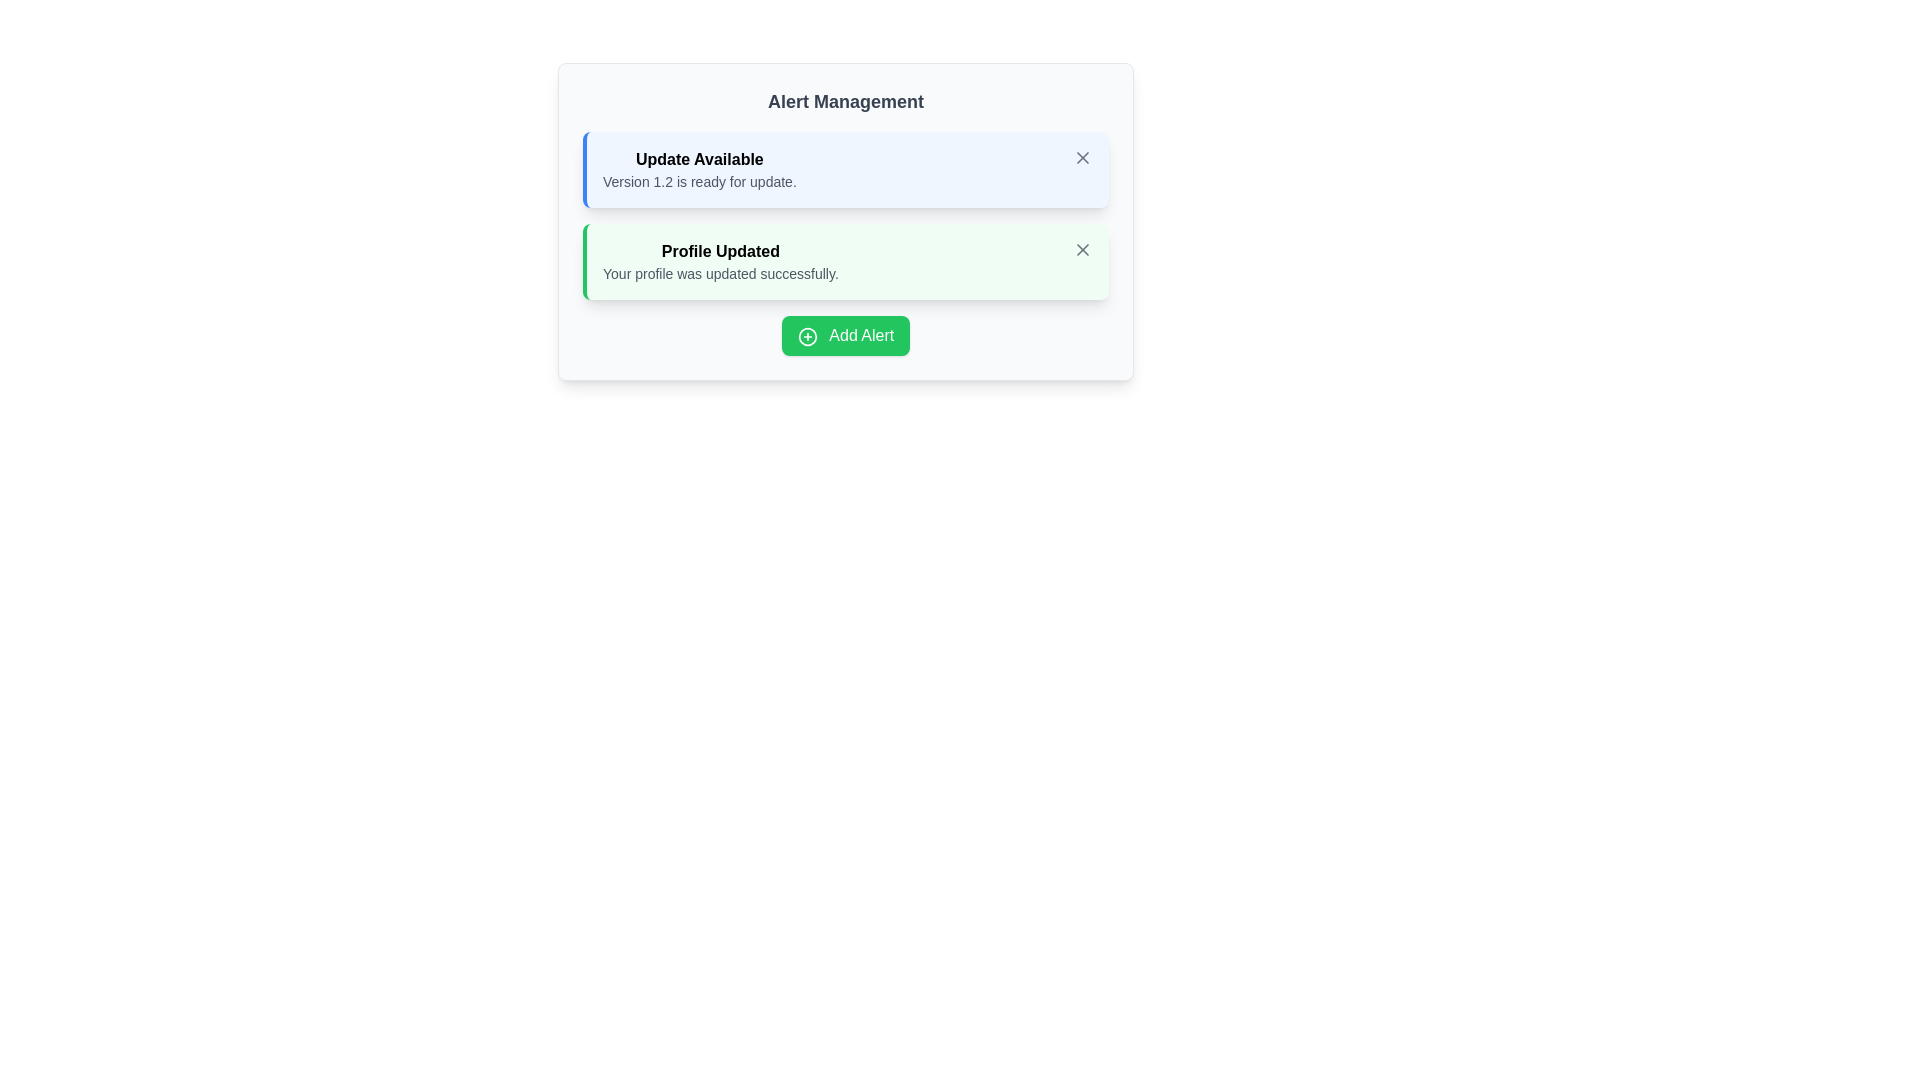  What do you see at coordinates (807, 335) in the screenshot?
I see `the circular outline in the 'Add Alert' button icon, which is located below the 'Update Available' and 'Profile Updated' messages` at bounding box center [807, 335].